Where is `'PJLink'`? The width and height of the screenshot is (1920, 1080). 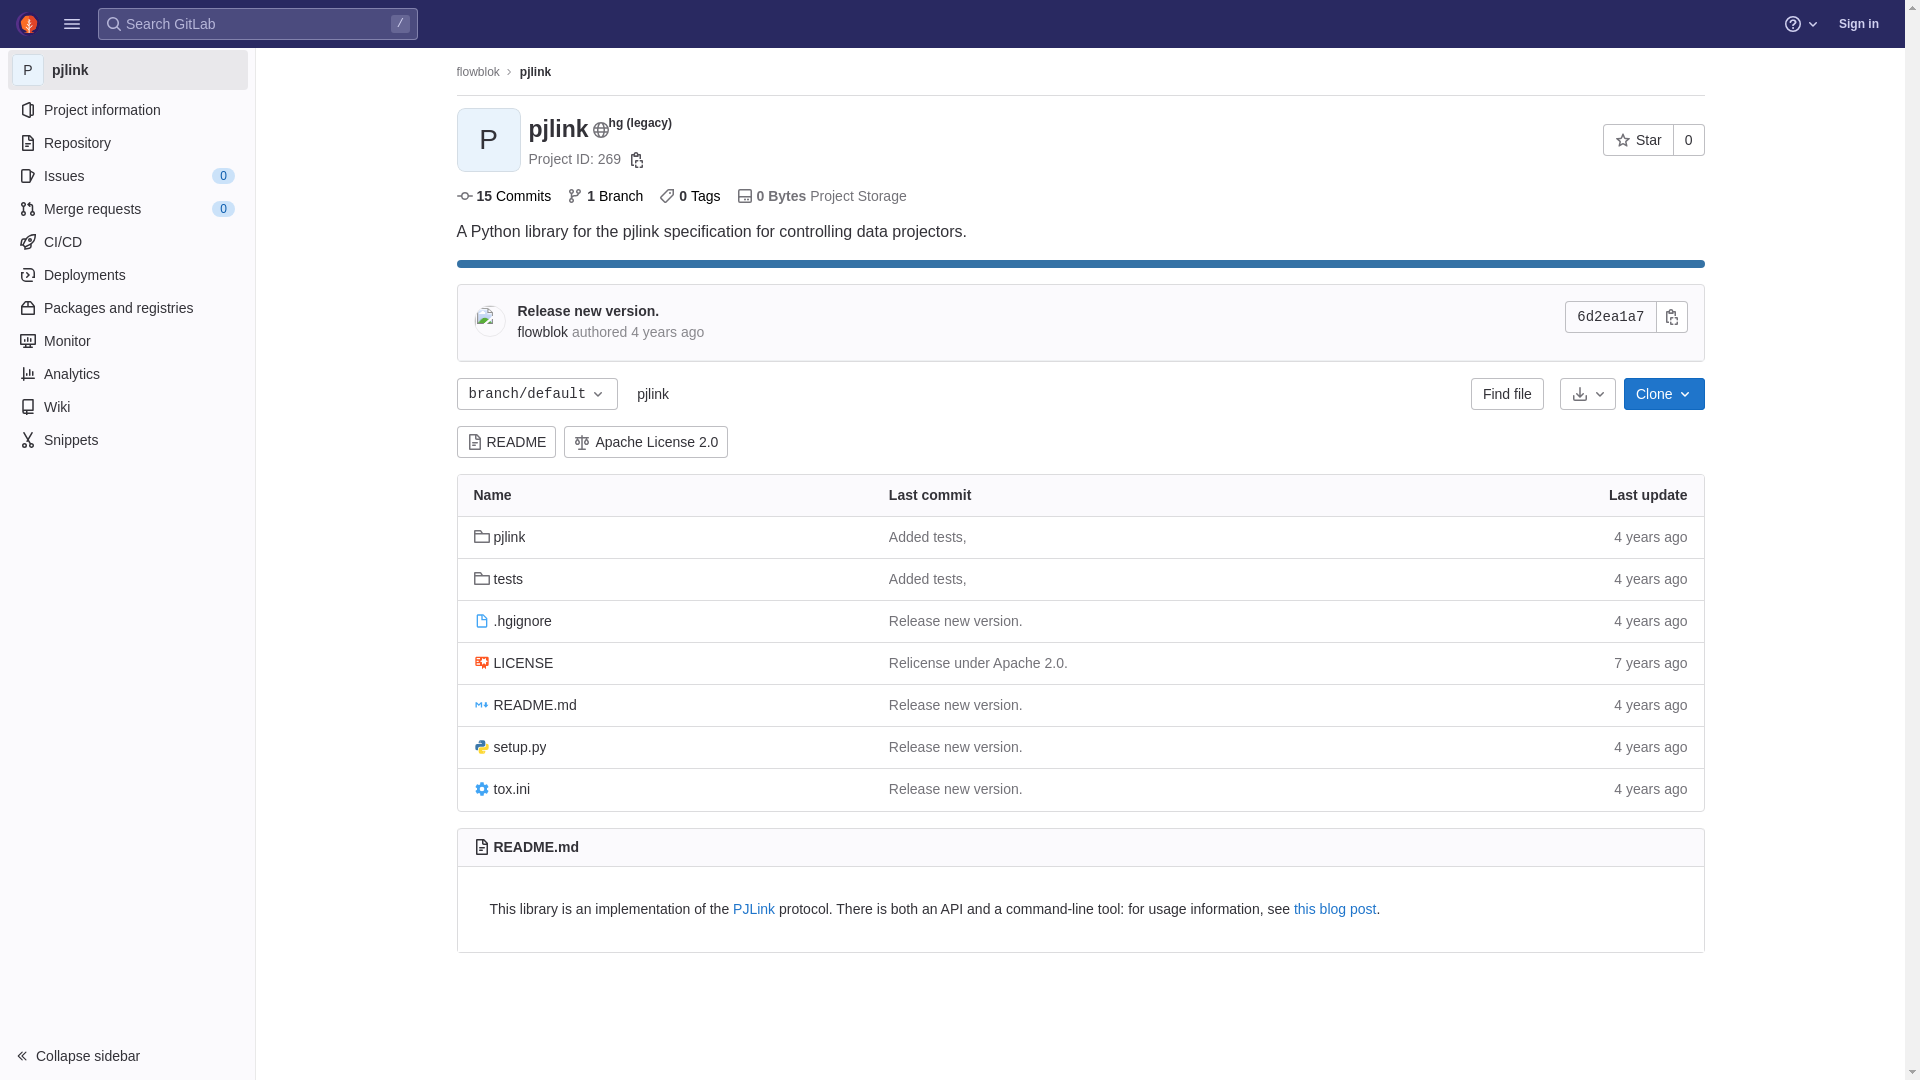 'PJLink' is located at coordinates (752, 909).